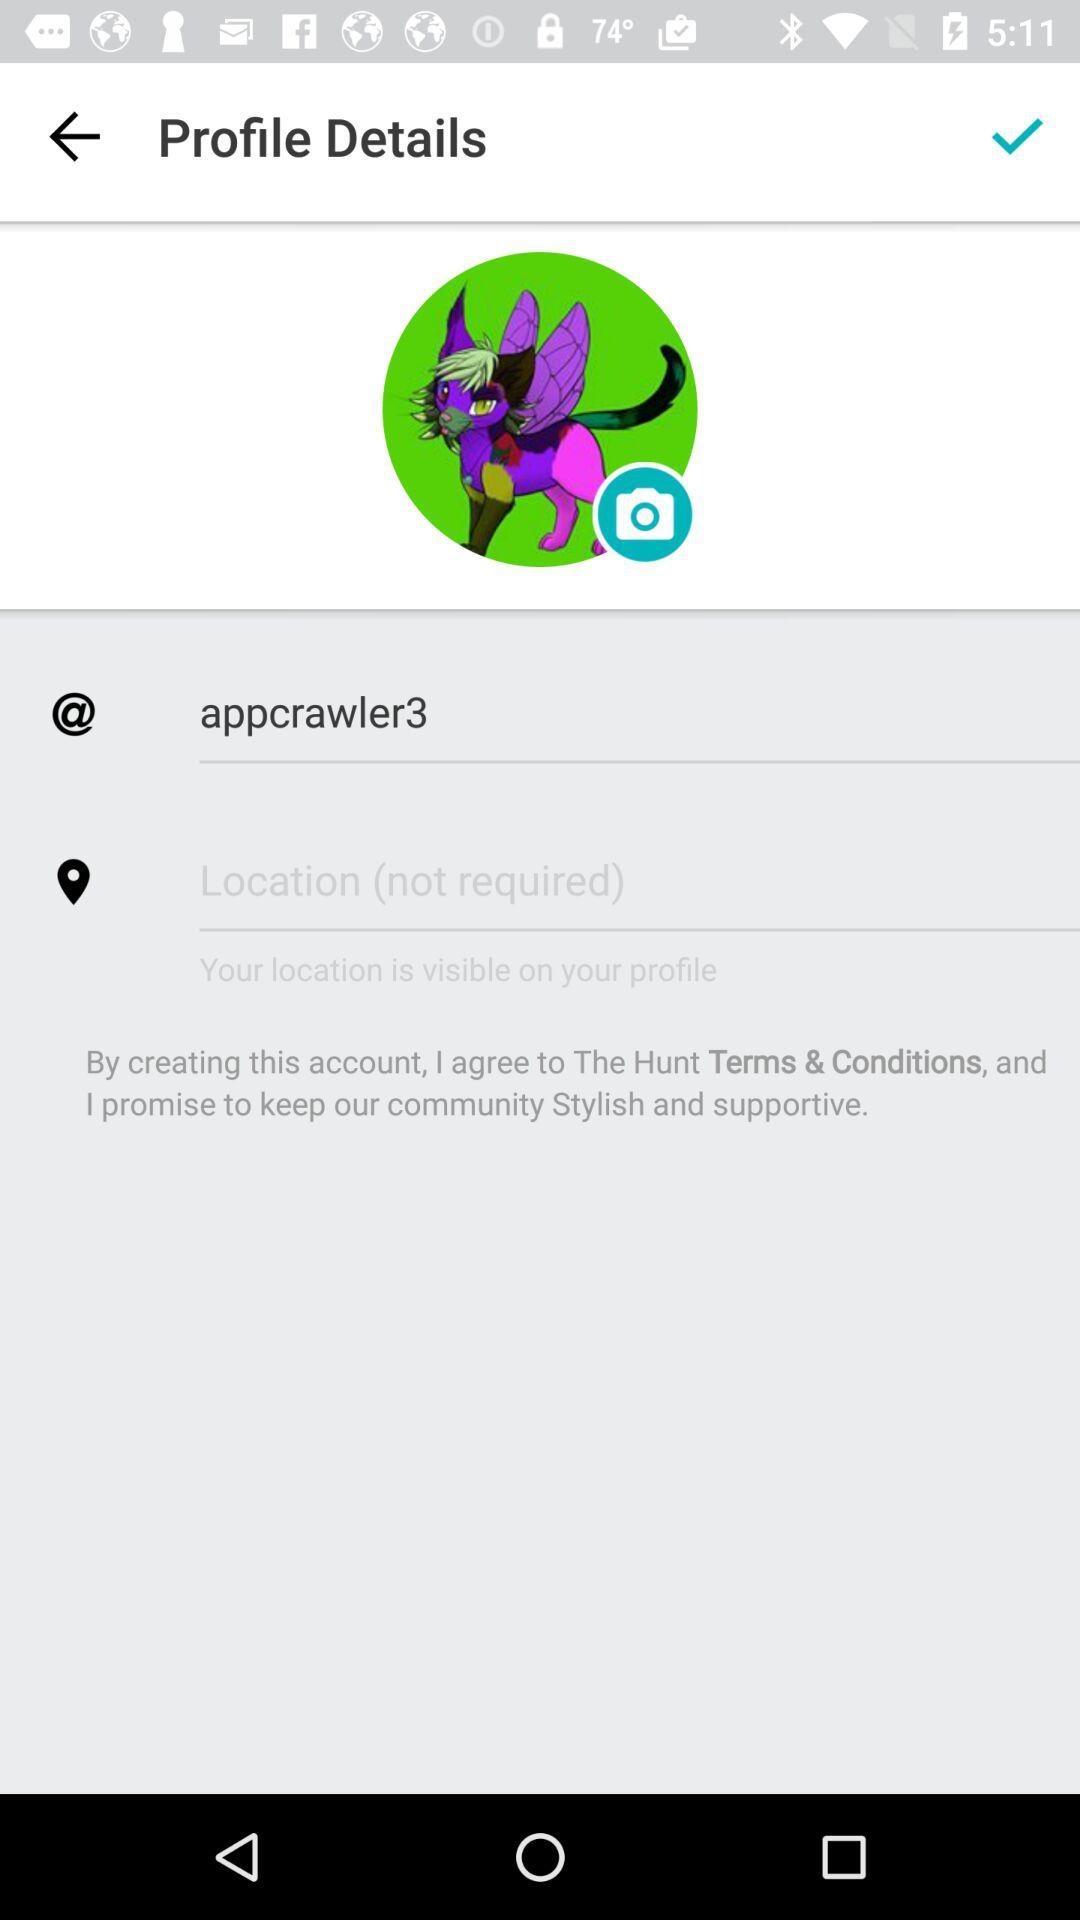  What do you see at coordinates (568, 1080) in the screenshot?
I see `the by creating this` at bounding box center [568, 1080].